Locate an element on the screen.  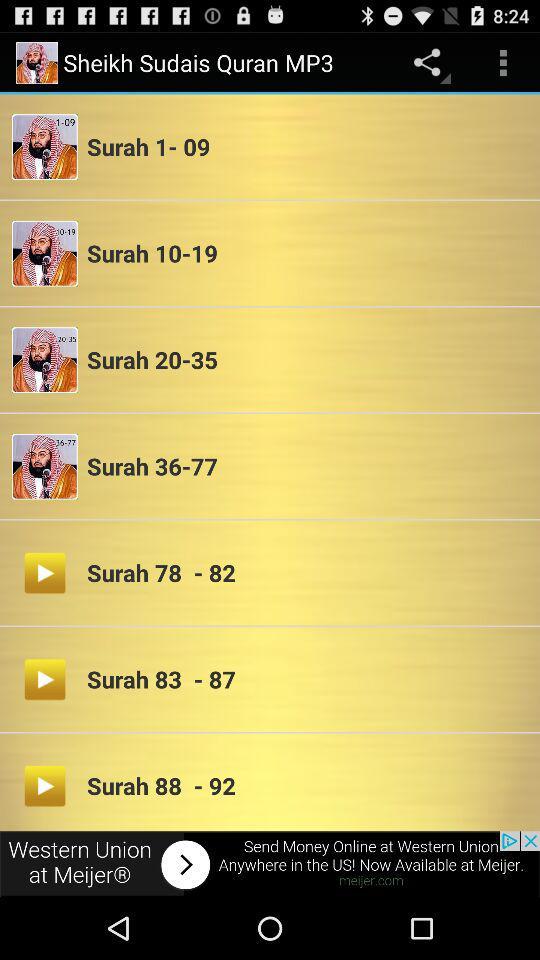
click the advertisement is located at coordinates (270, 863).